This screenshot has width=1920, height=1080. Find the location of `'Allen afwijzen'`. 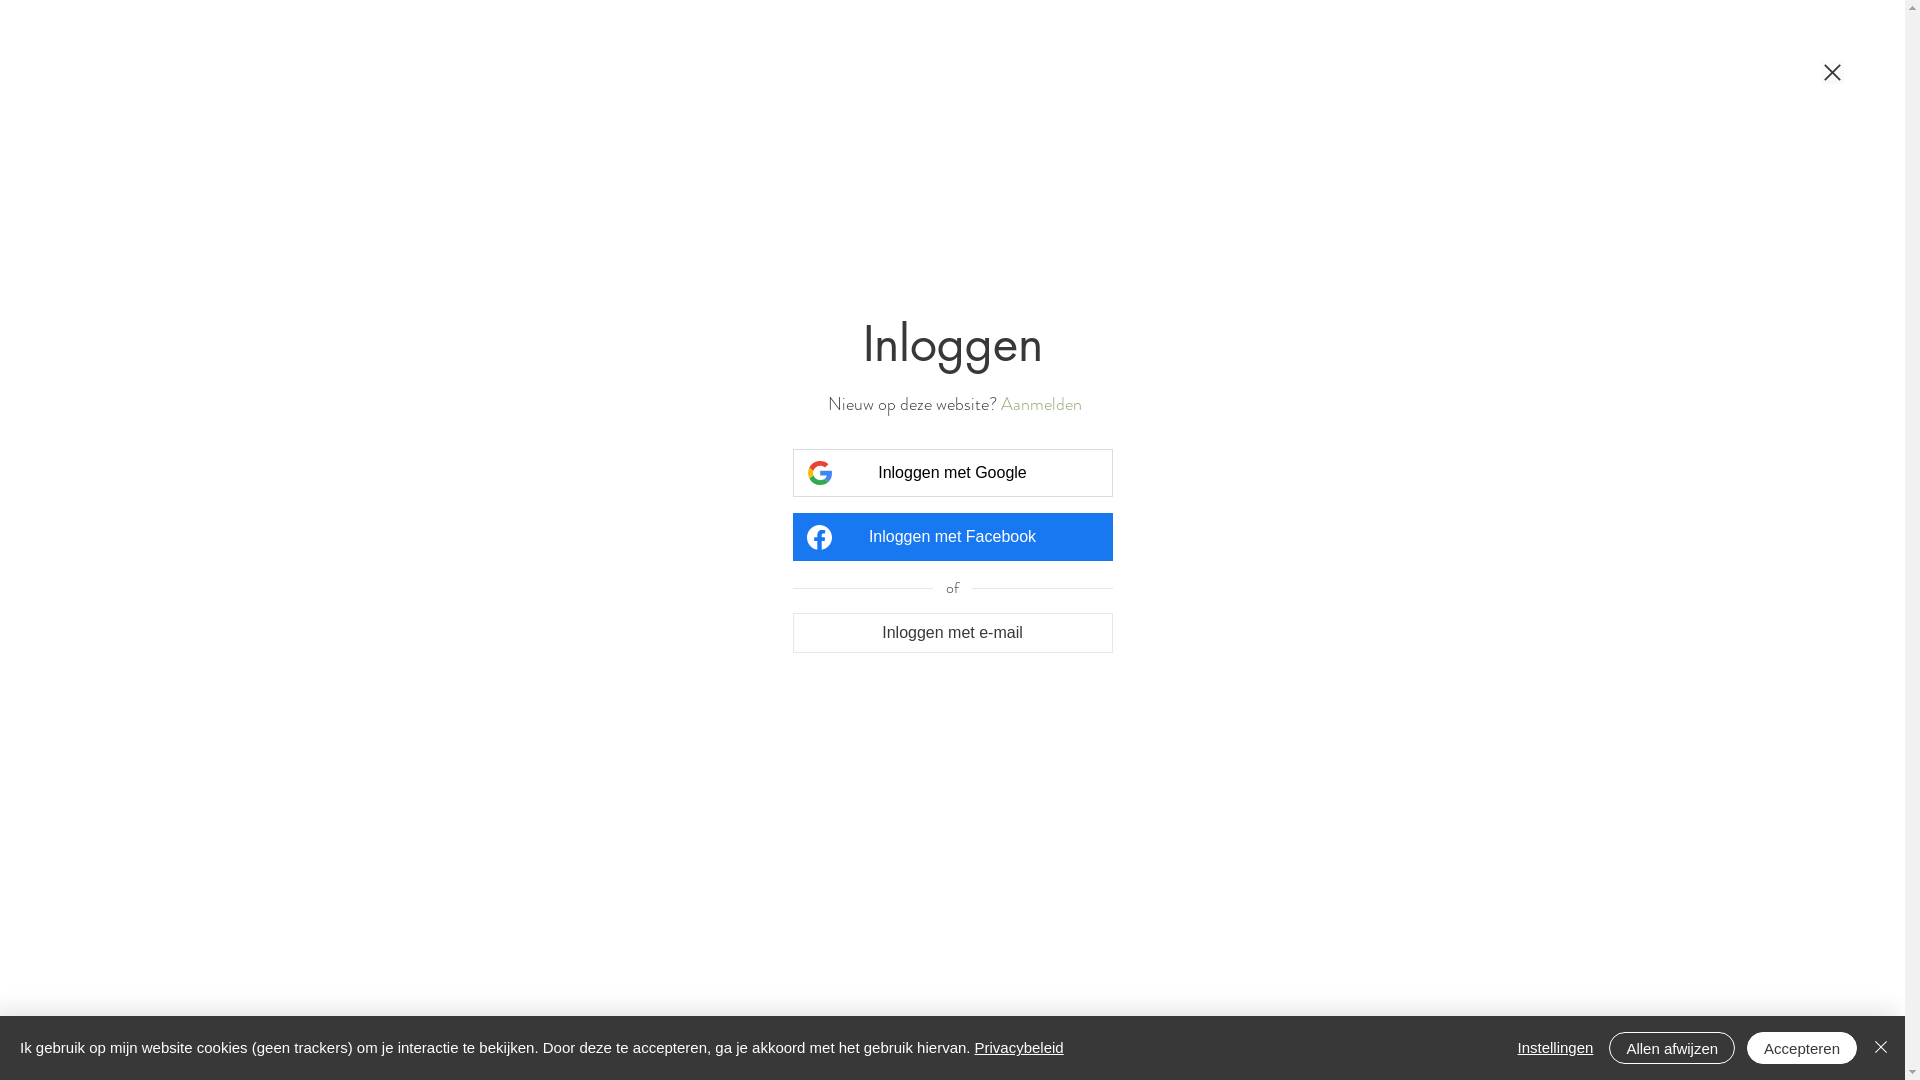

'Allen afwijzen' is located at coordinates (1608, 1047).